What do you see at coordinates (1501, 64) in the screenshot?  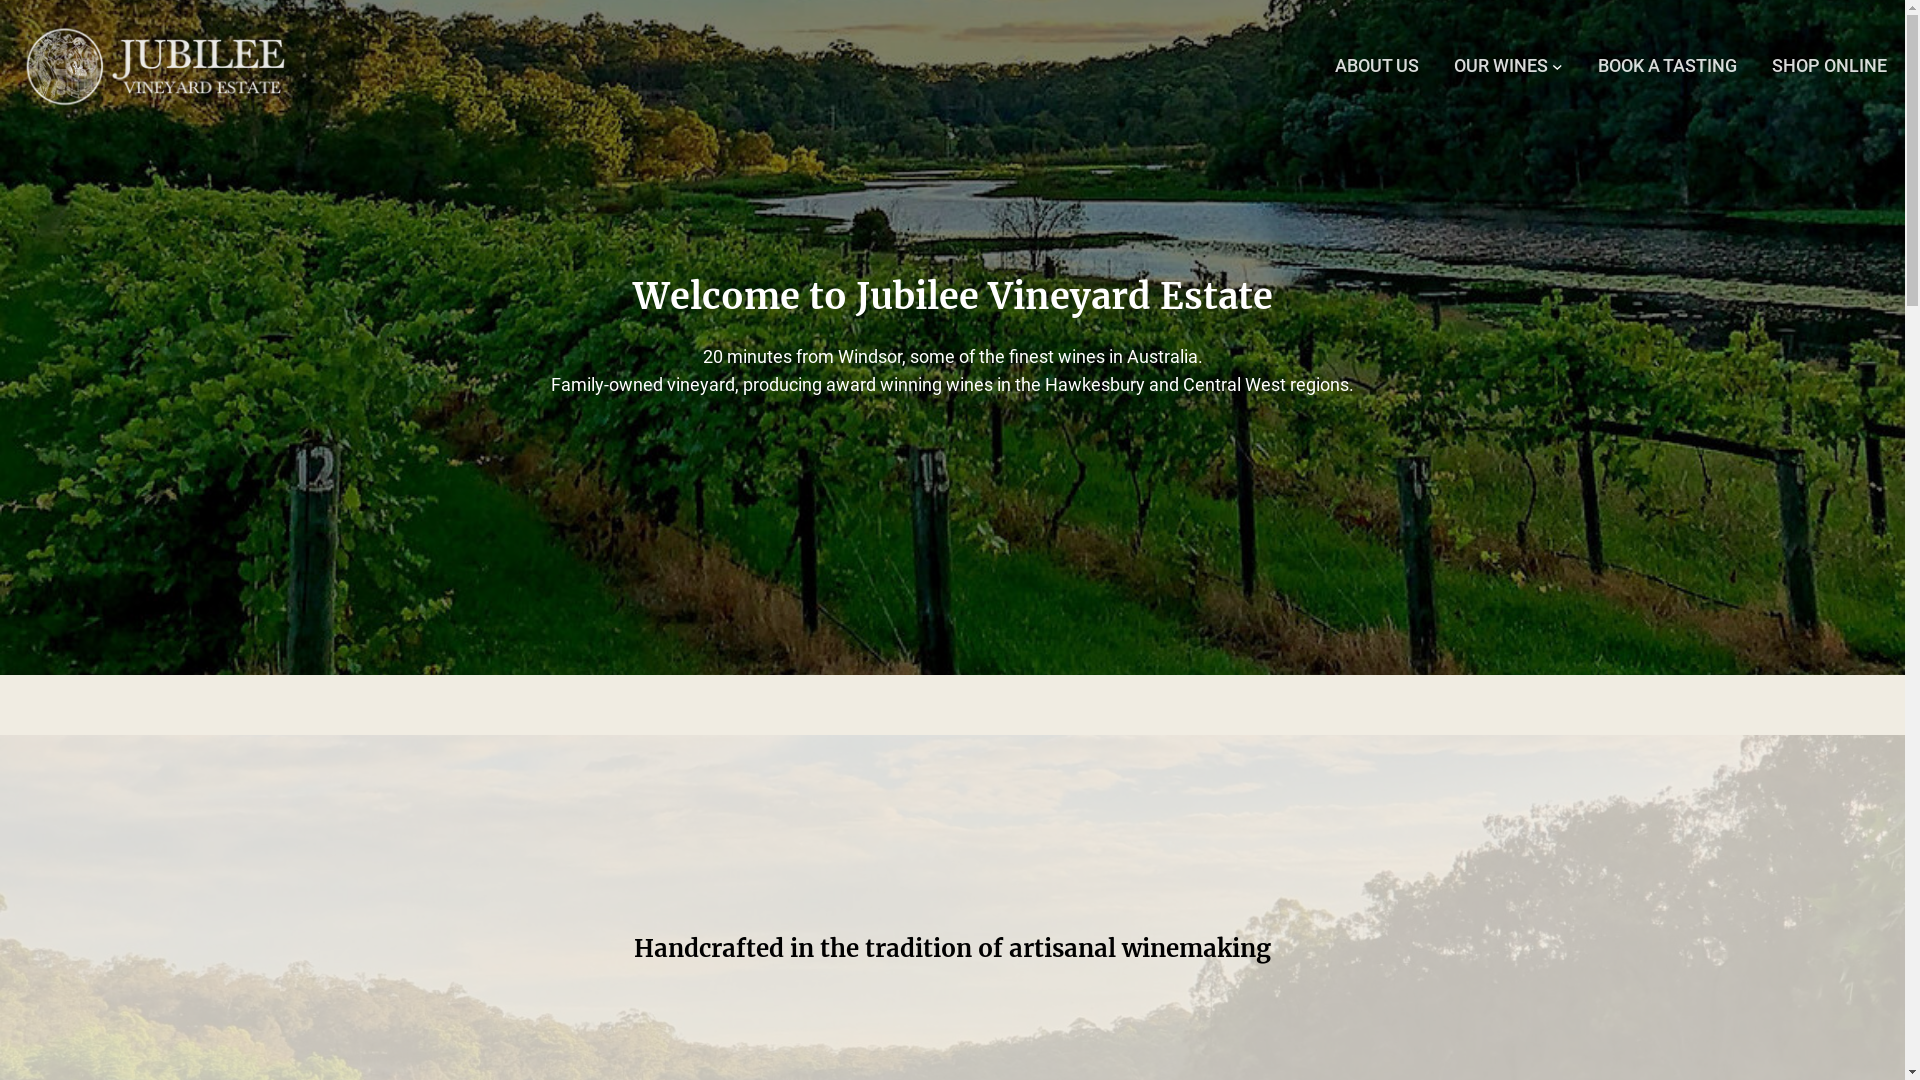 I see `'OUR WINES'` at bounding box center [1501, 64].